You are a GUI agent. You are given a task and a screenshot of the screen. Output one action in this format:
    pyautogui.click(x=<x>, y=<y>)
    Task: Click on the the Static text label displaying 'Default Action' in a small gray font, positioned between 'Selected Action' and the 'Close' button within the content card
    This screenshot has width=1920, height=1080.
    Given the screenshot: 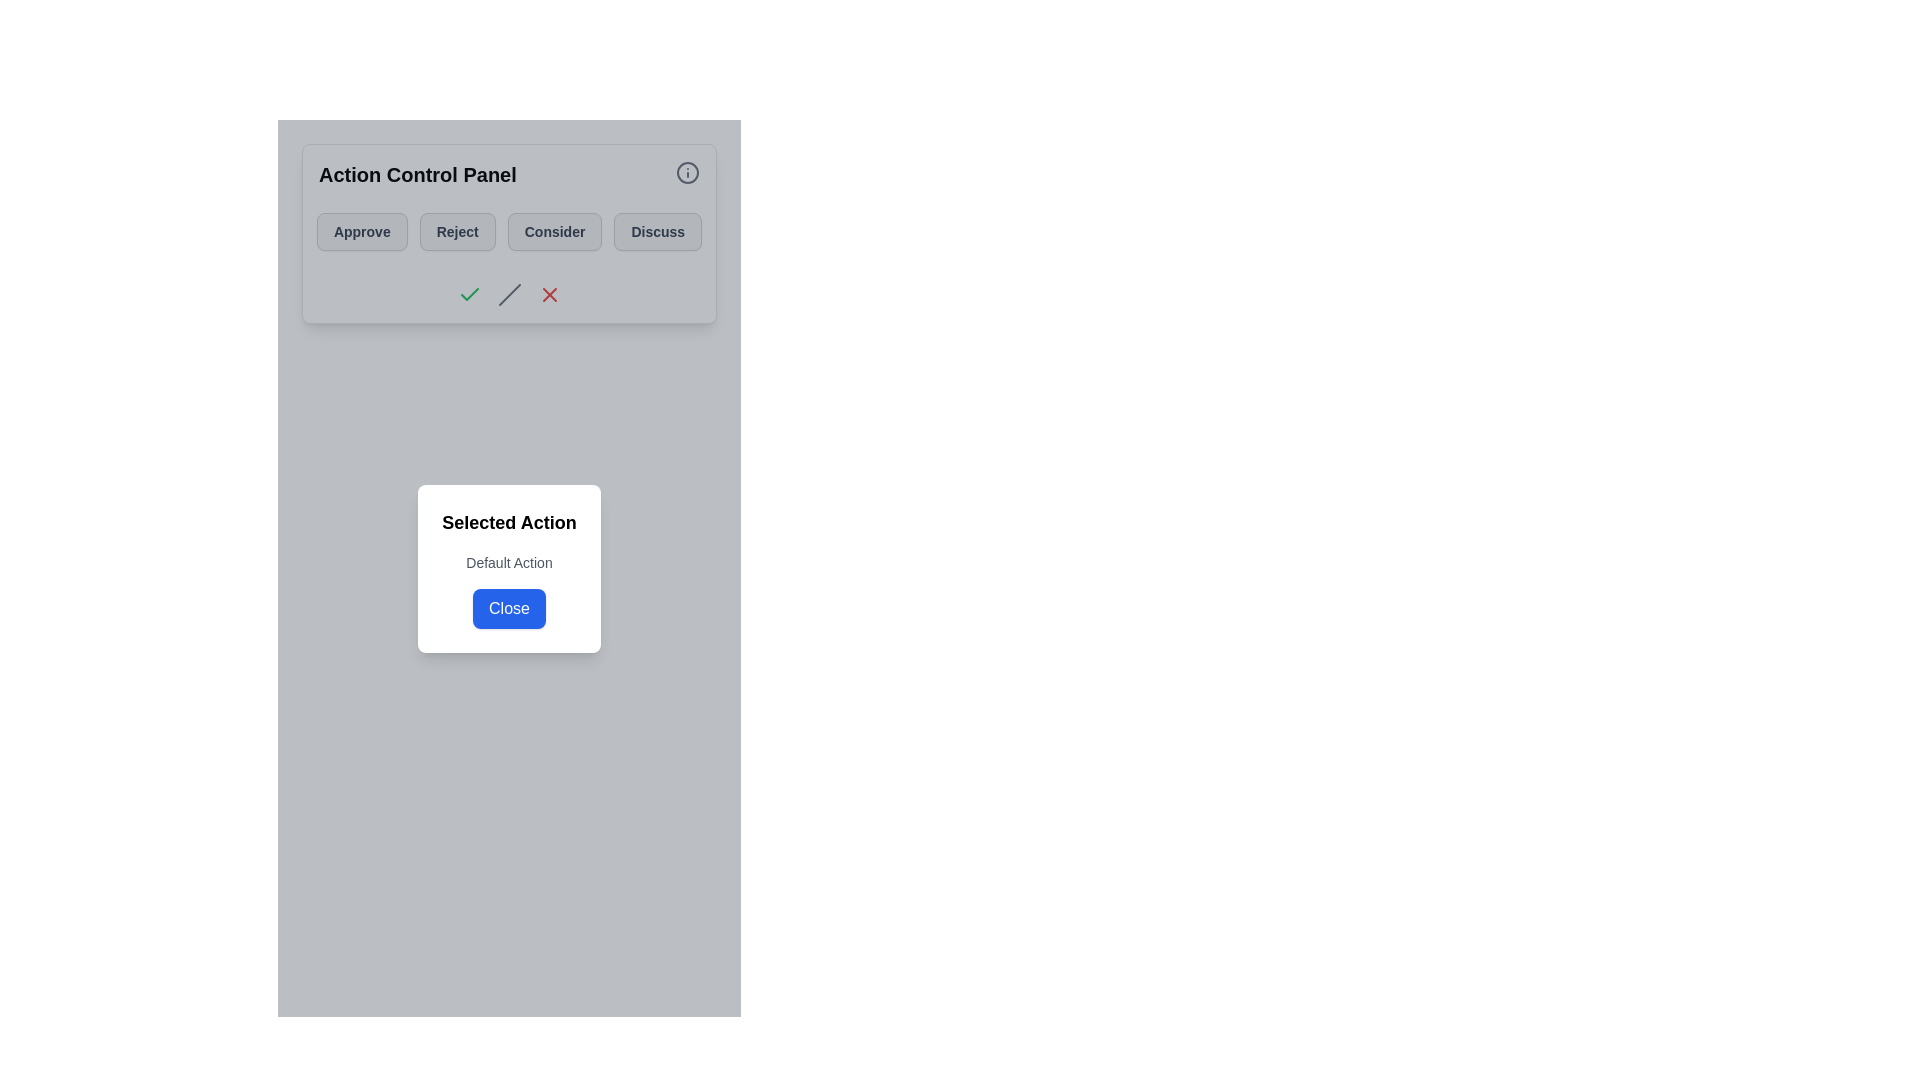 What is the action you would take?
    pyautogui.click(x=509, y=562)
    